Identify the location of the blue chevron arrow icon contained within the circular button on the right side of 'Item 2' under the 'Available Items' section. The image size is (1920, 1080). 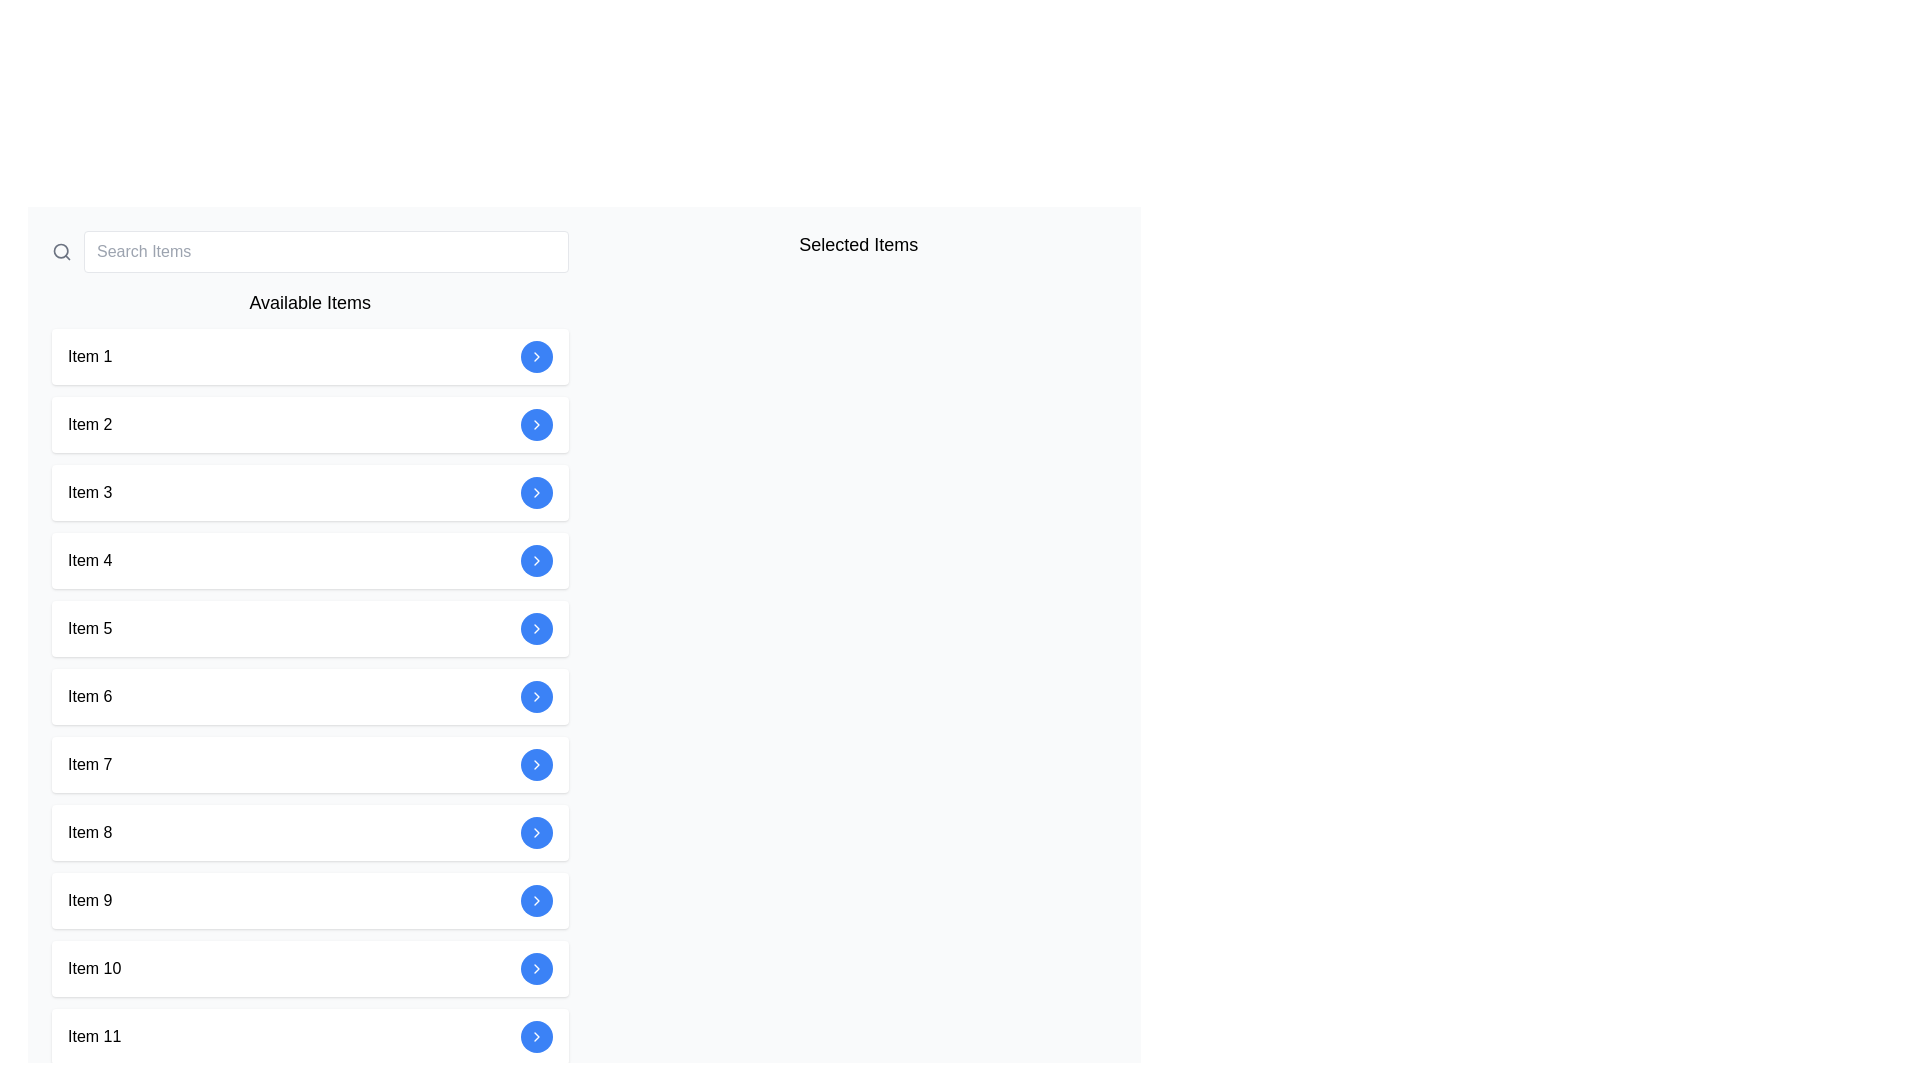
(536, 423).